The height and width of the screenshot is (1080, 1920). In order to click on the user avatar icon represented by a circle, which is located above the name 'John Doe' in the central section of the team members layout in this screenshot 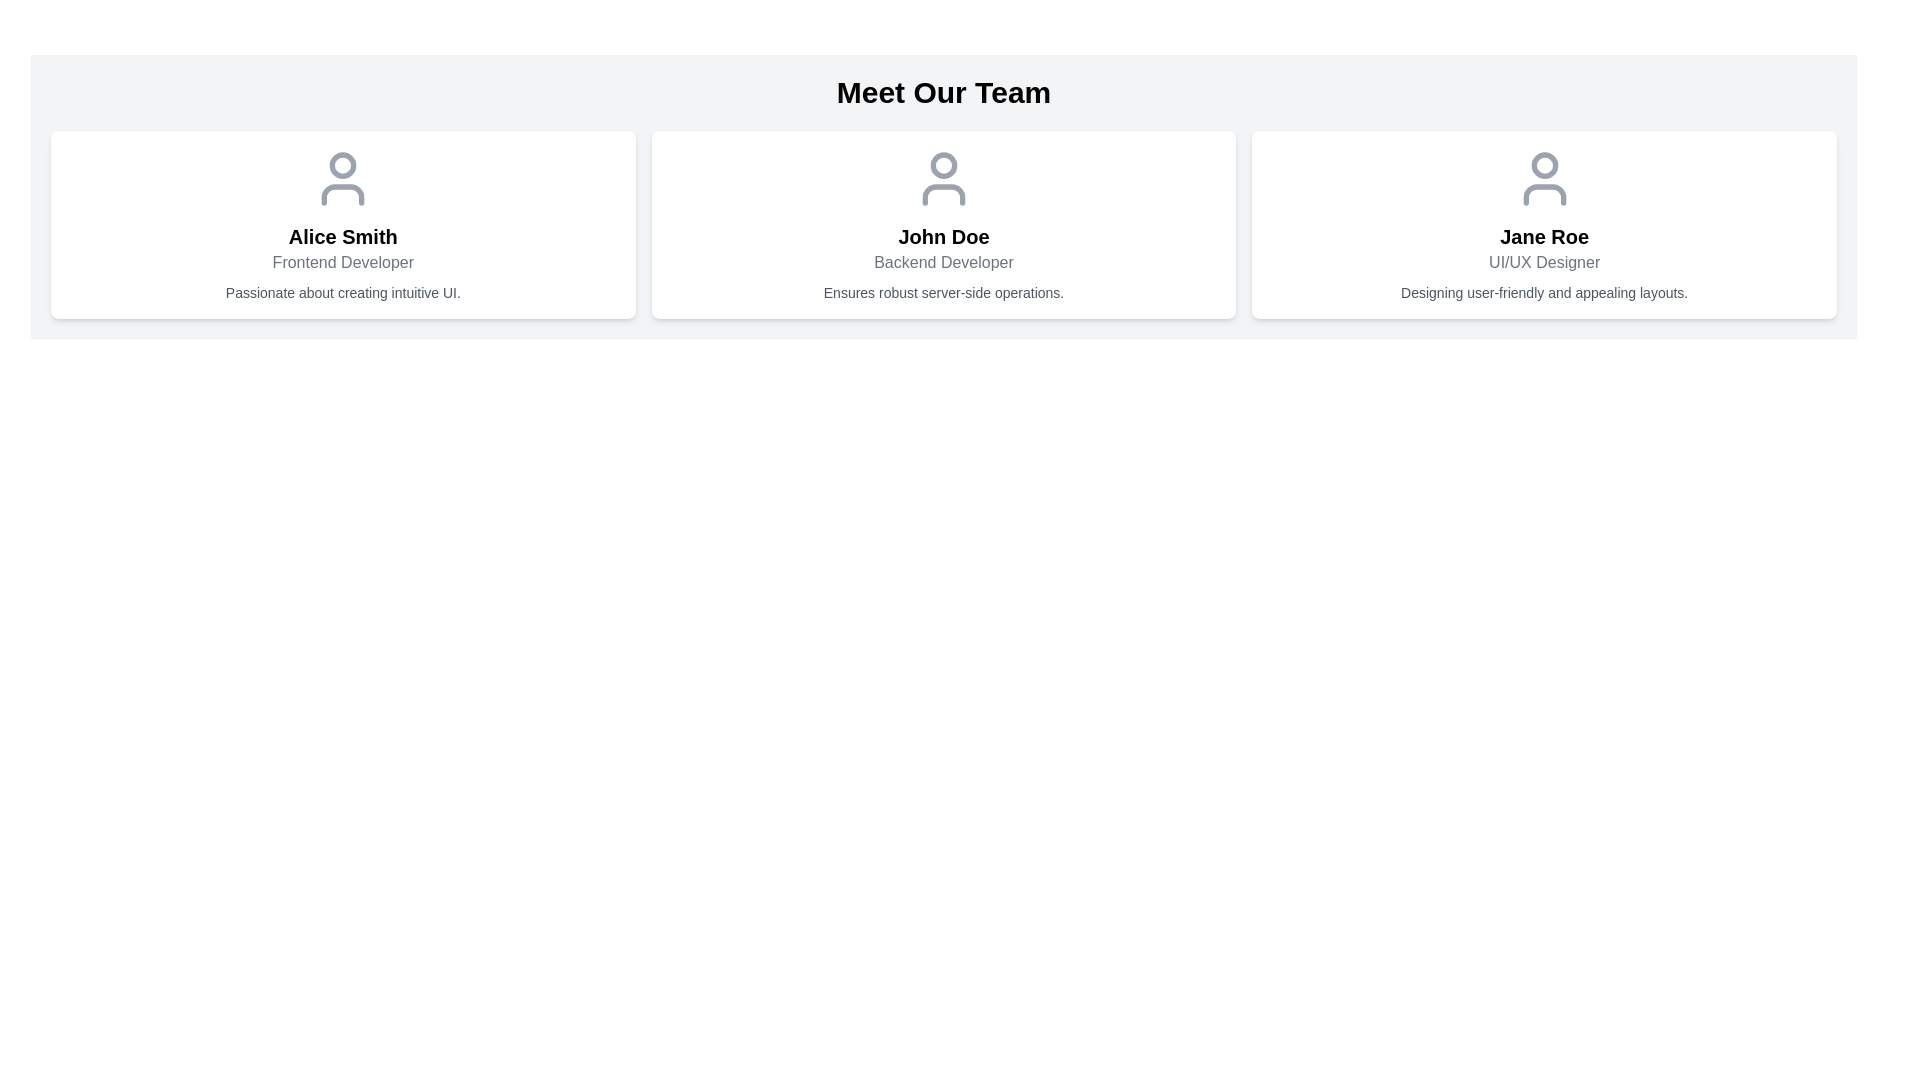, I will do `click(943, 164)`.